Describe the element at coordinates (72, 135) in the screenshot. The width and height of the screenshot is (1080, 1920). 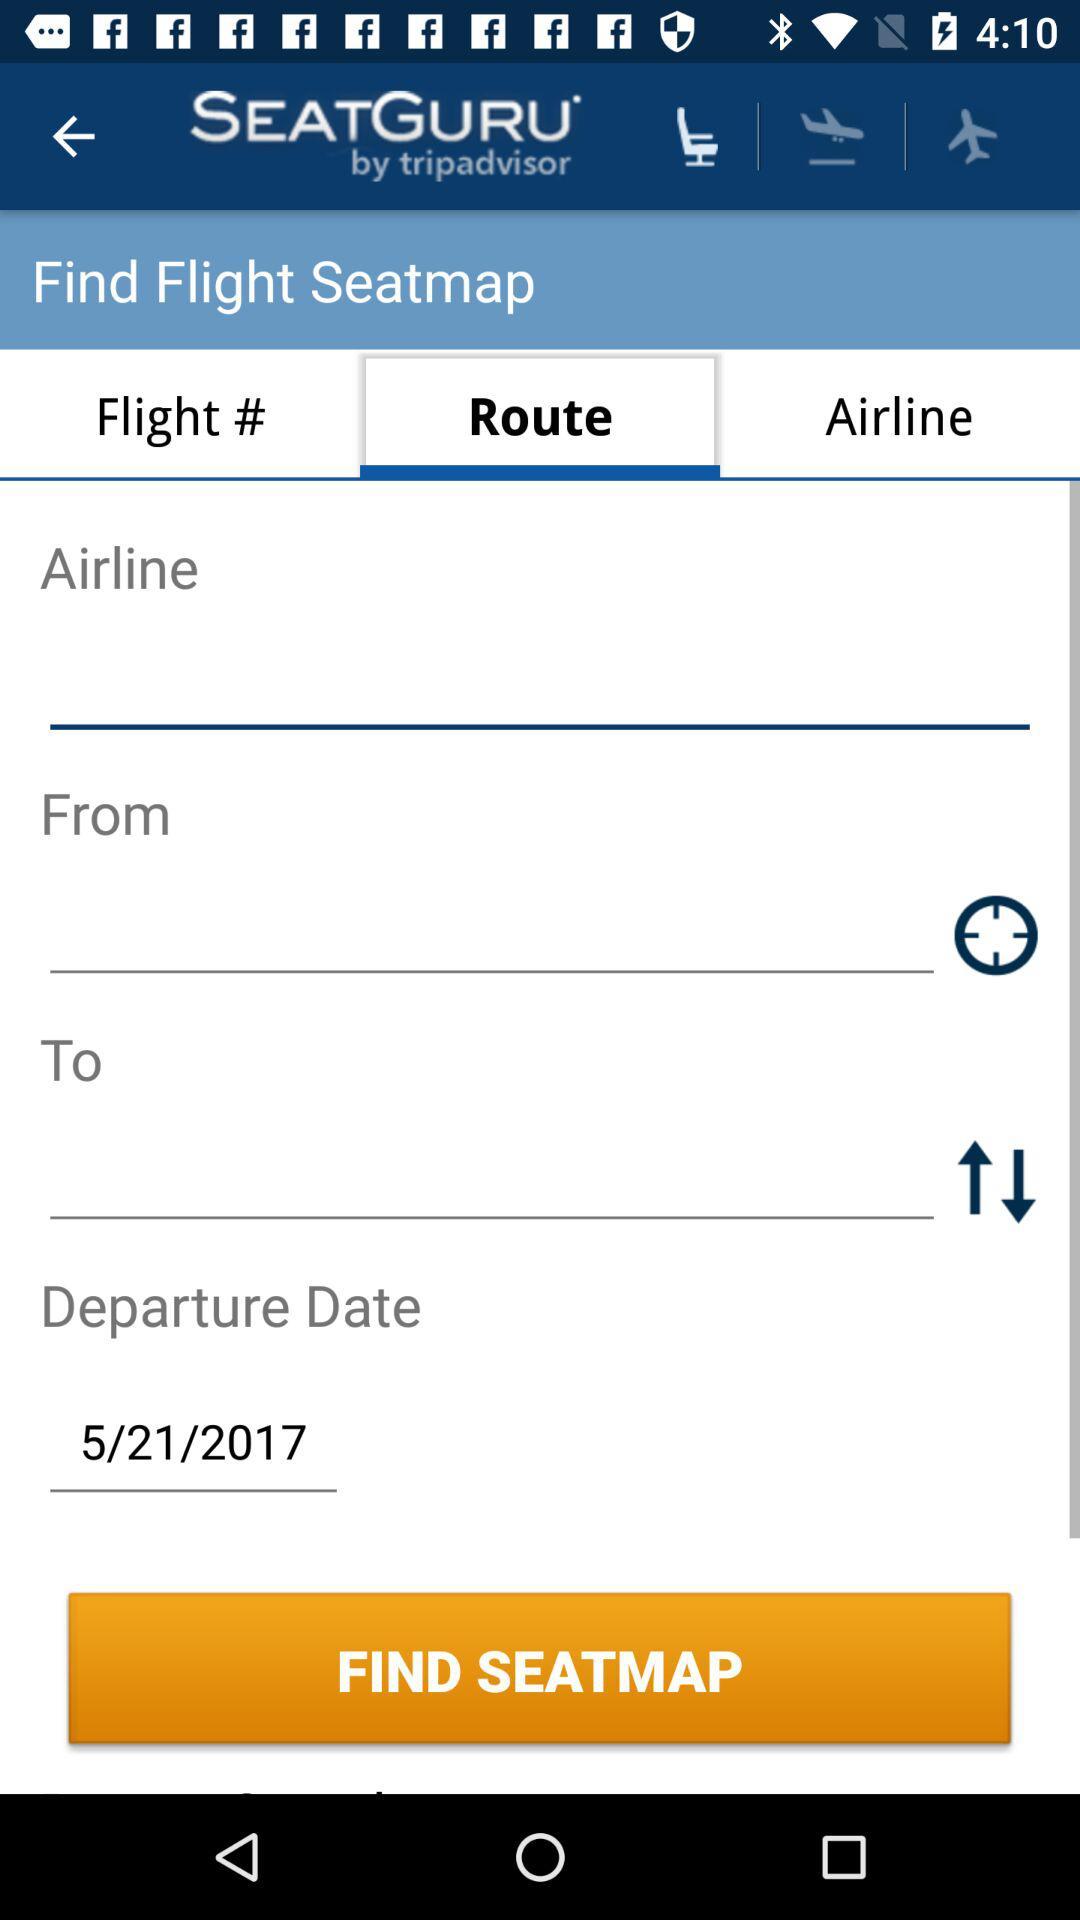
I see `the icon above the find flight seatmap item` at that location.